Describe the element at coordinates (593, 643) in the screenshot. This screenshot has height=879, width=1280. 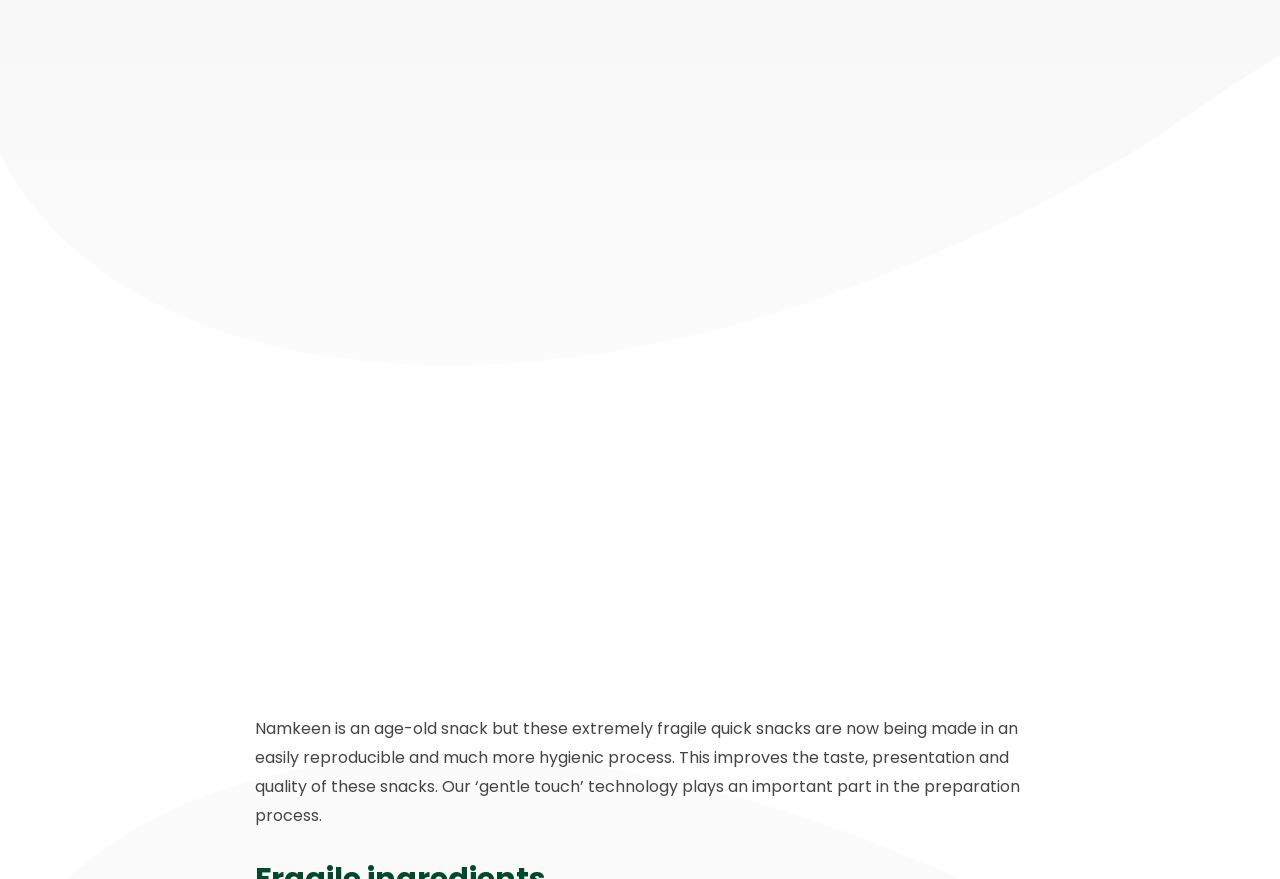
I see `'Legal'` at that location.